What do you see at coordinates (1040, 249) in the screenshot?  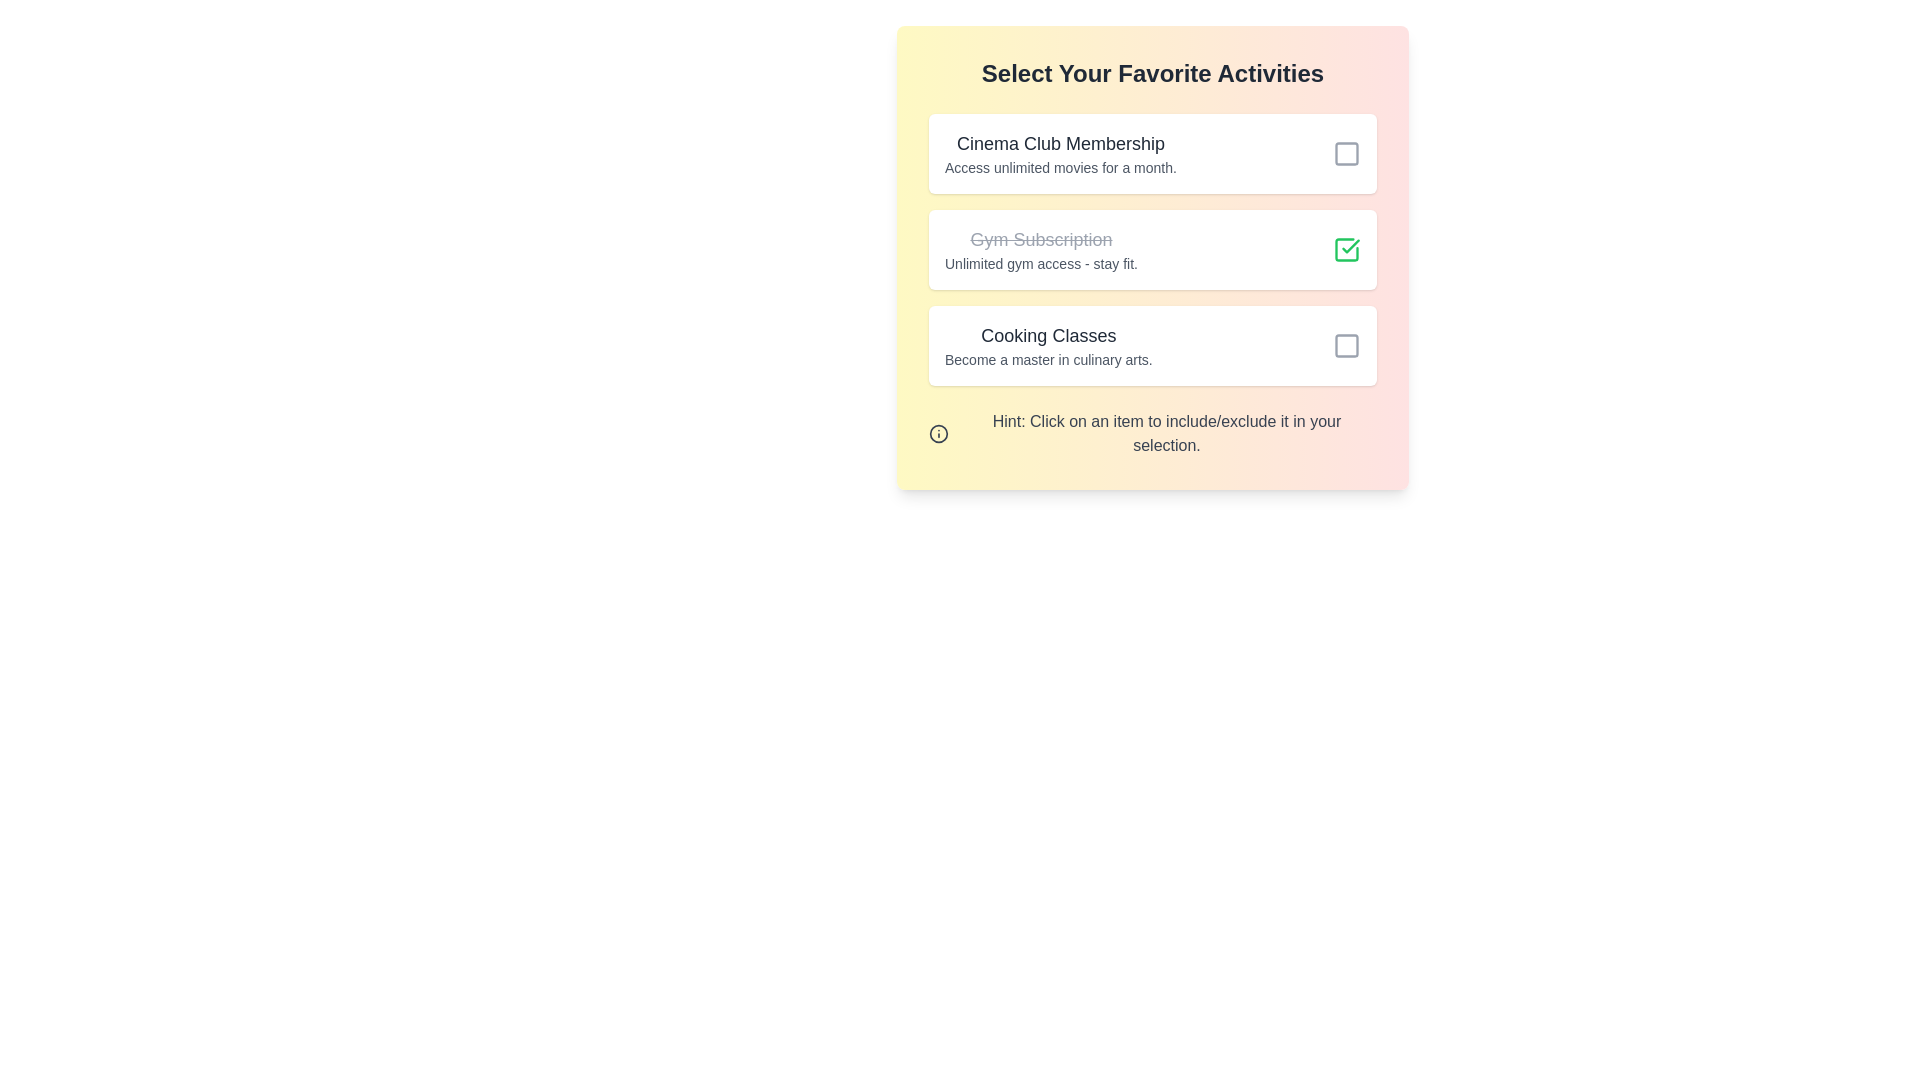 I see `the static description label for the 'Gym Subscription' option, which is the second item in a vertical list of selectable options` at bounding box center [1040, 249].